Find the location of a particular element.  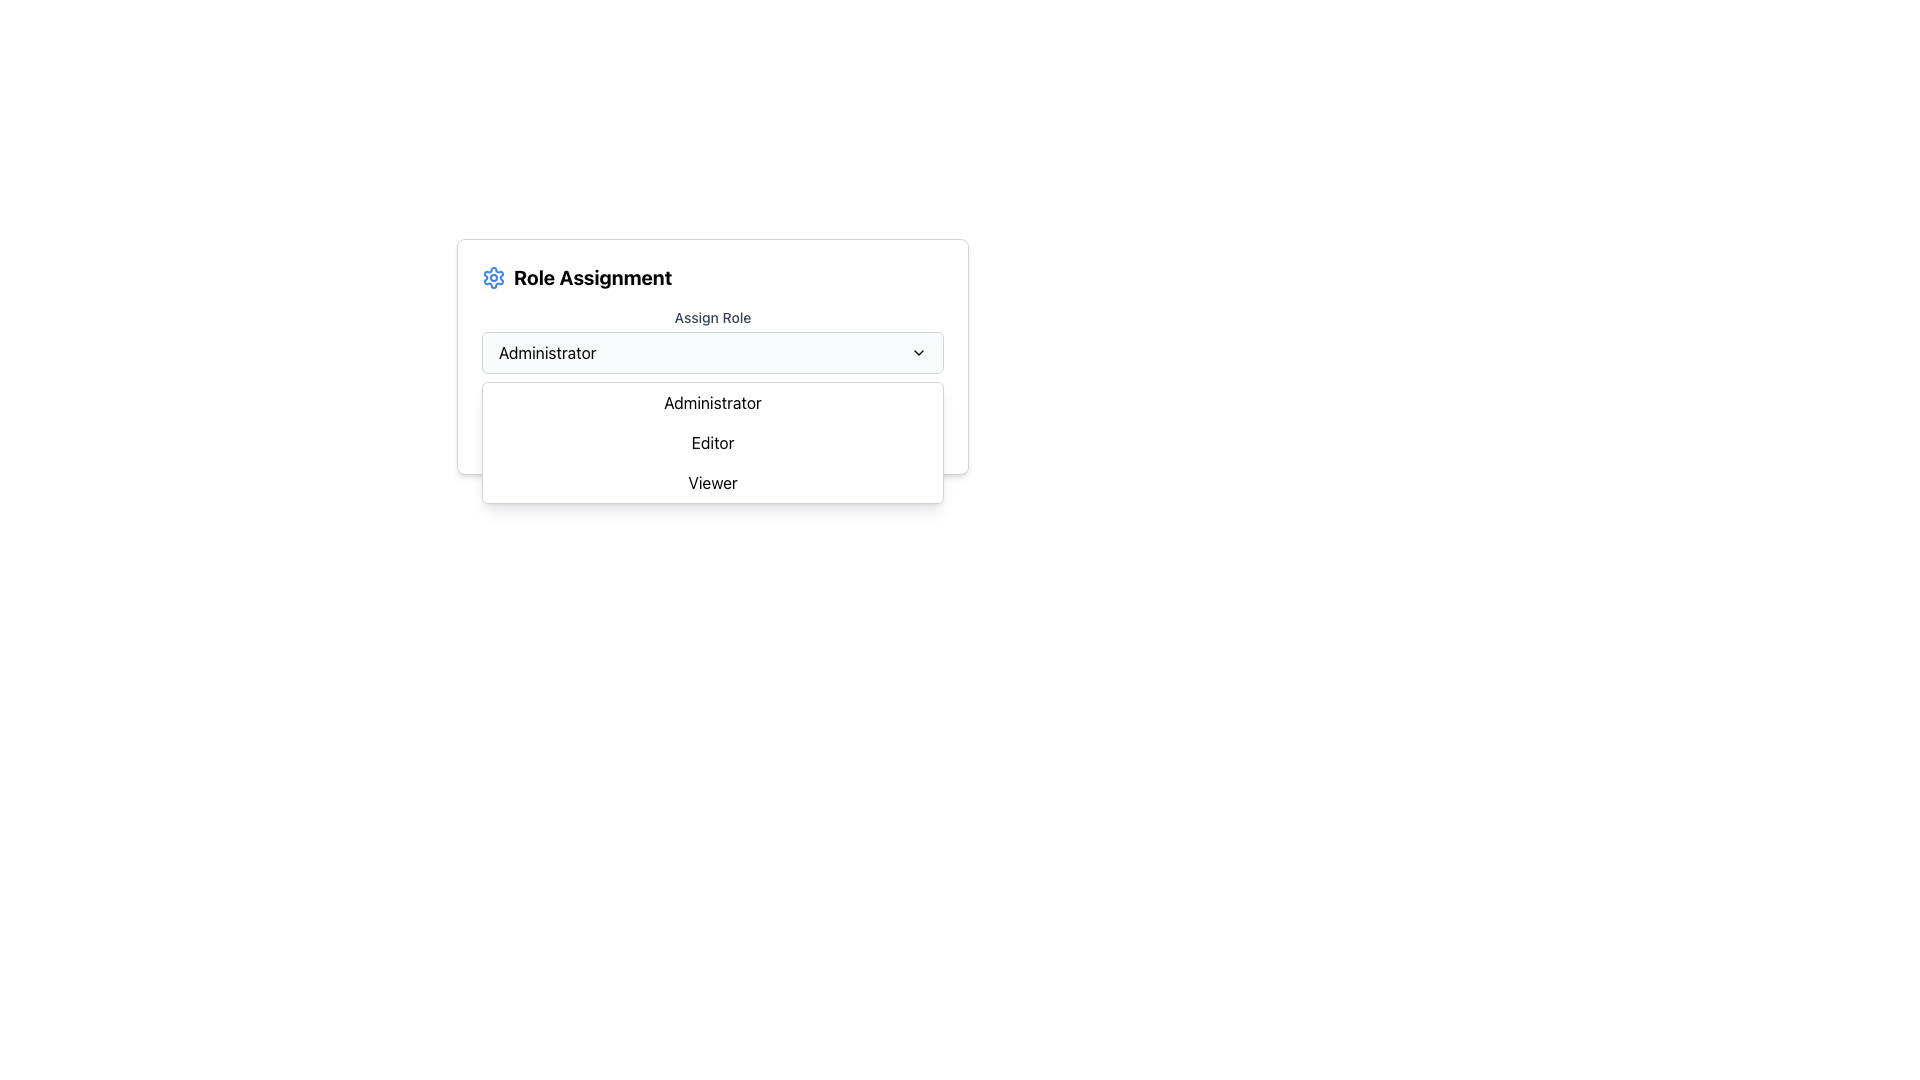

the dropdown menu titled 'Role Assignment' is located at coordinates (713, 356).